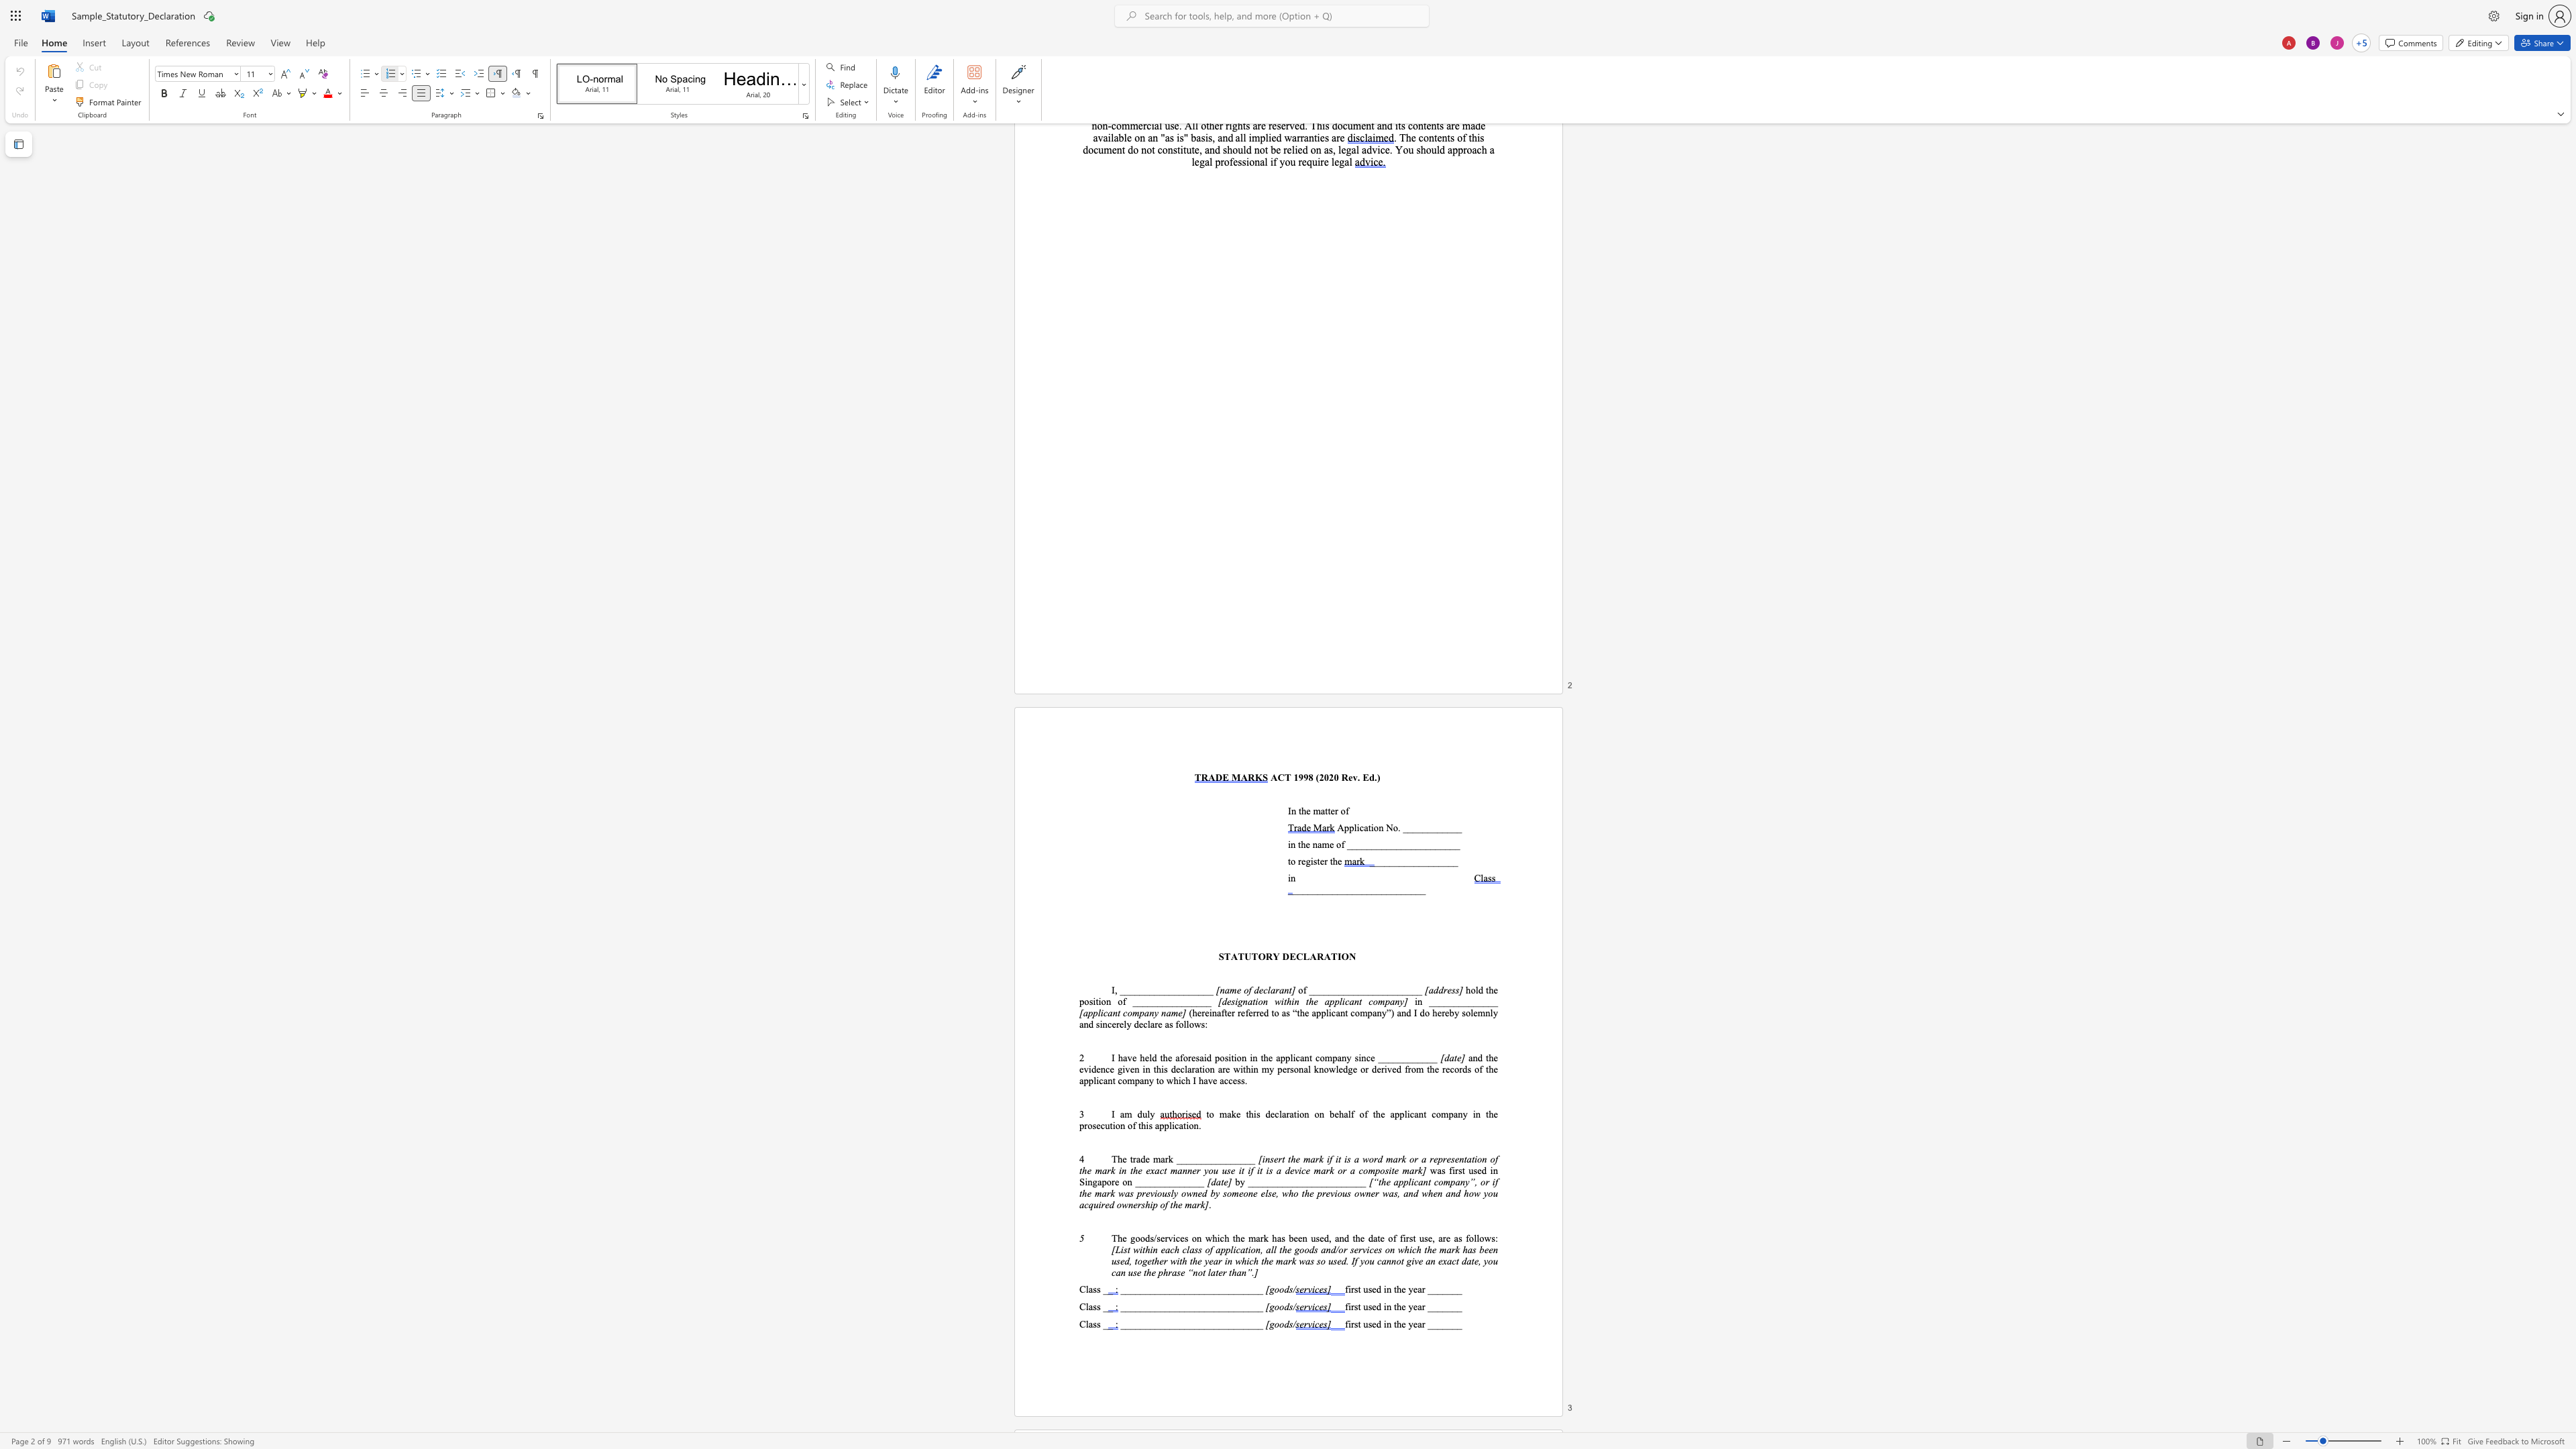 The height and width of the screenshot is (1449, 2576). What do you see at coordinates (1137, 1288) in the screenshot?
I see `the 4th character "_" in the text` at bounding box center [1137, 1288].